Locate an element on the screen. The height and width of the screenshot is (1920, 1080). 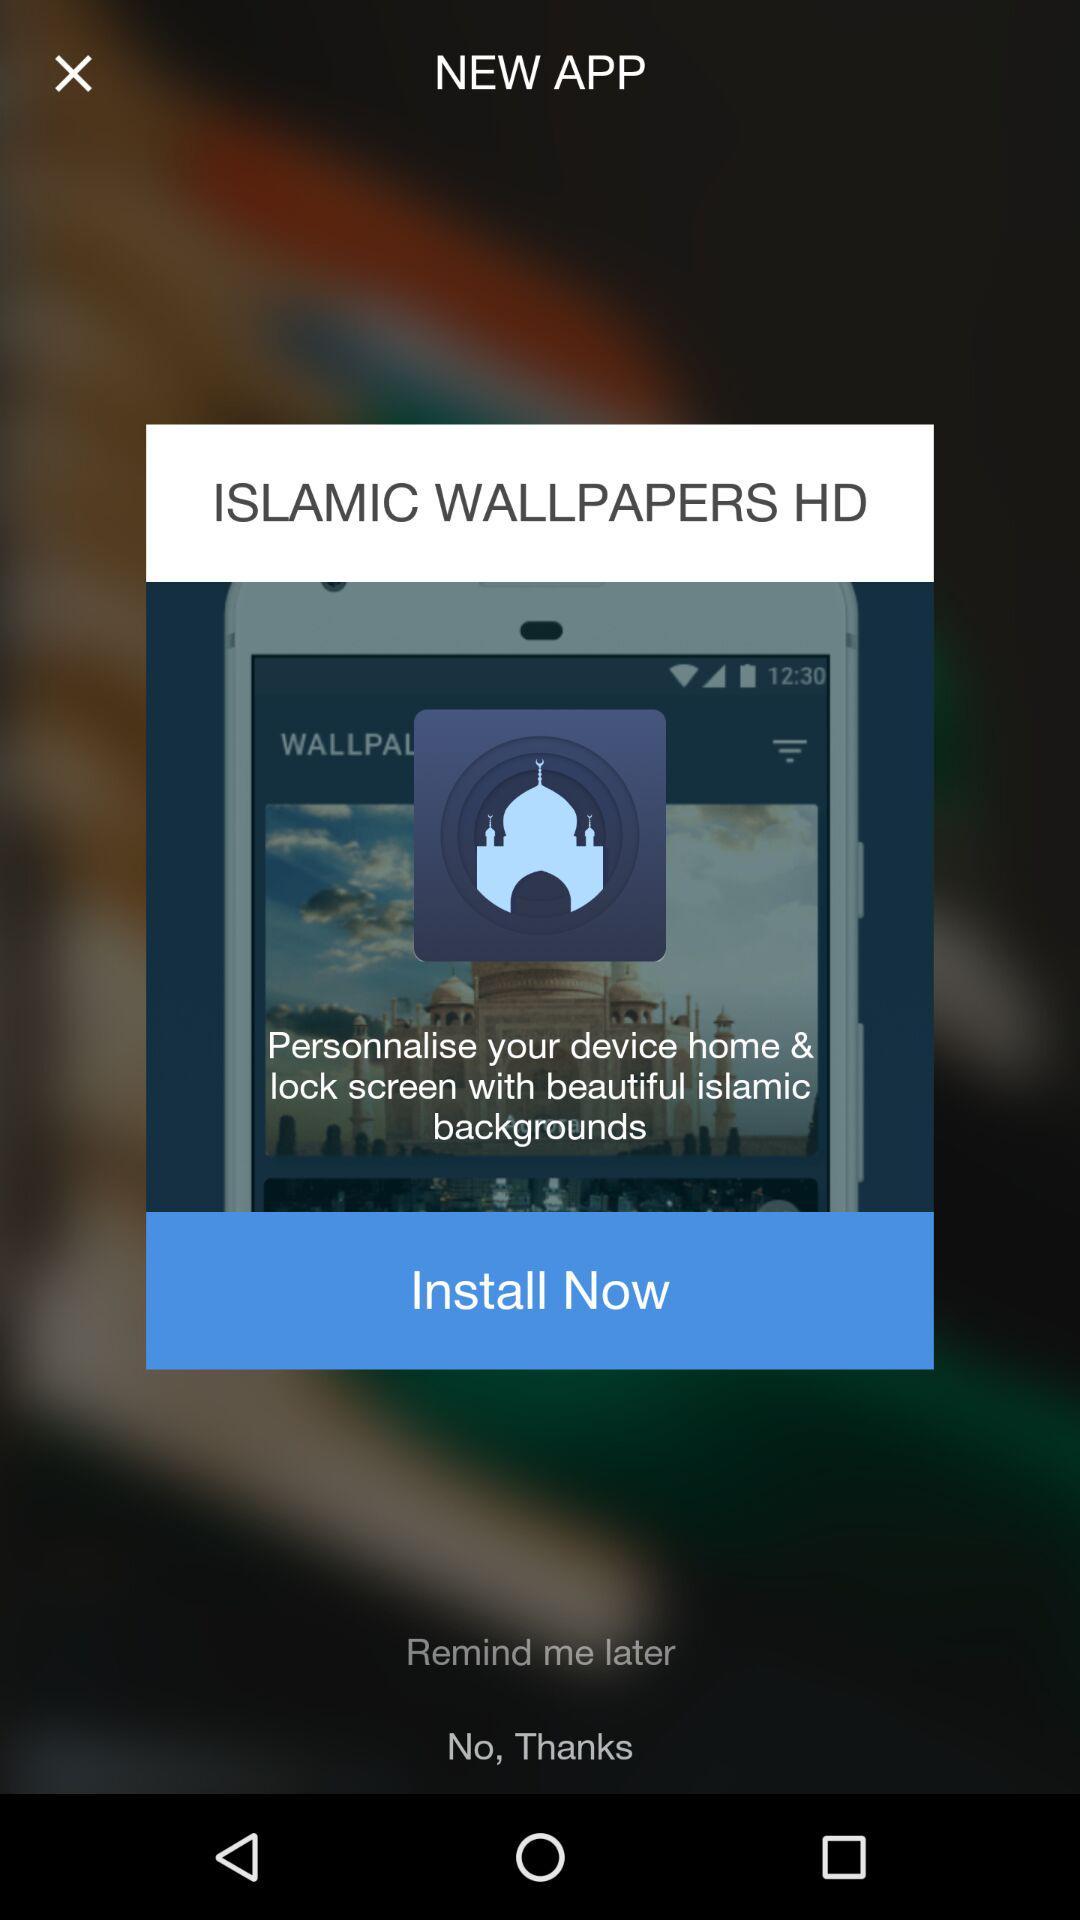
install now item is located at coordinates (540, 1290).